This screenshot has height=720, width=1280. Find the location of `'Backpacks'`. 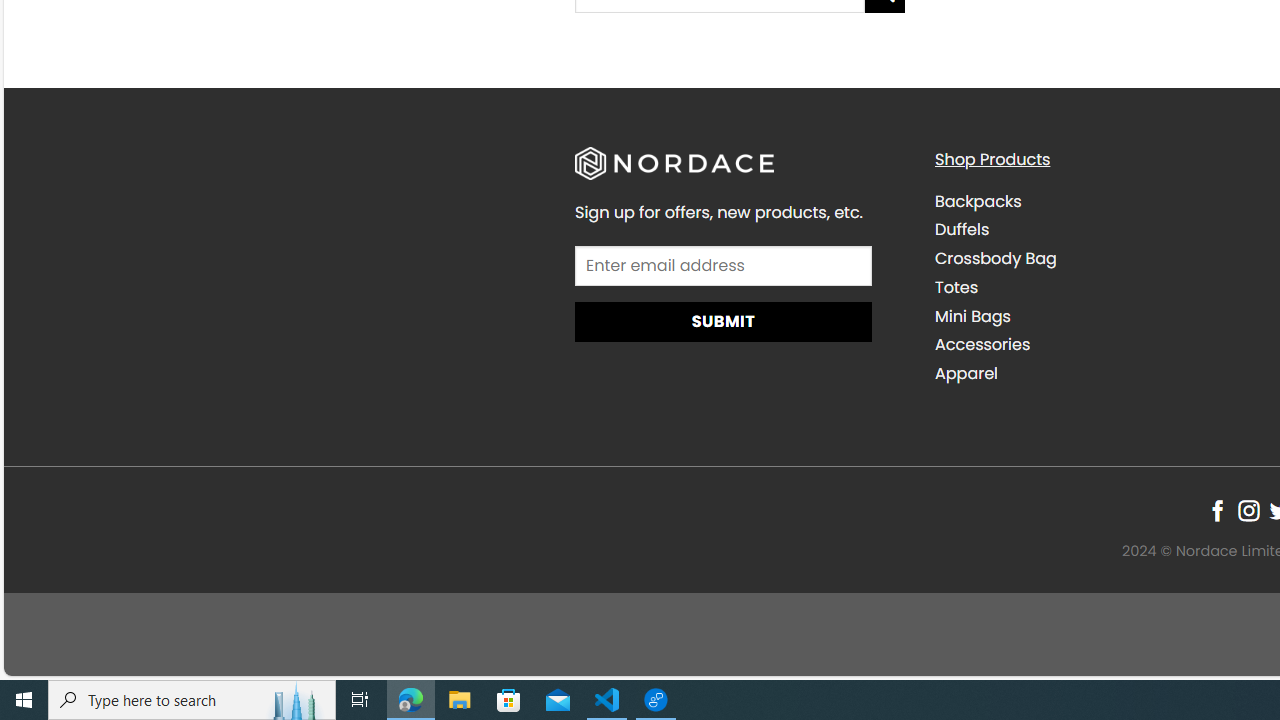

'Backpacks' is located at coordinates (977, 200).